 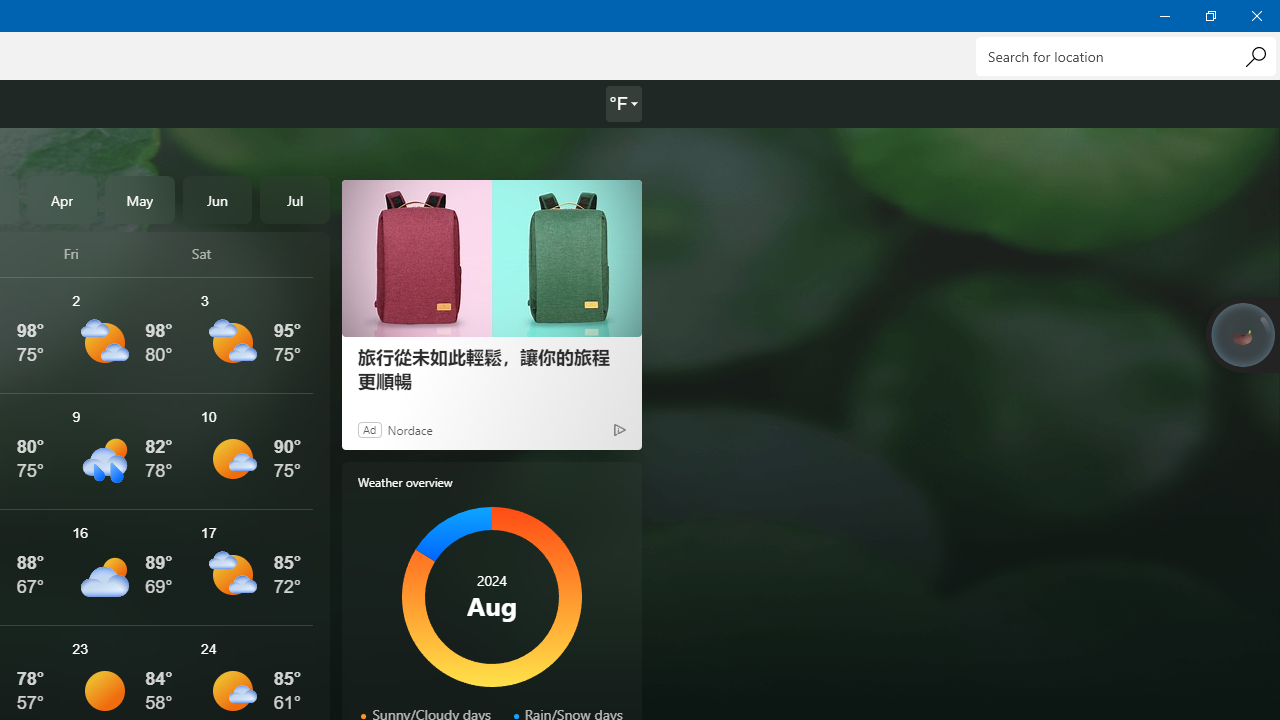 What do you see at coordinates (1254, 55) in the screenshot?
I see `'Search'` at bounding box center [1254, 55].